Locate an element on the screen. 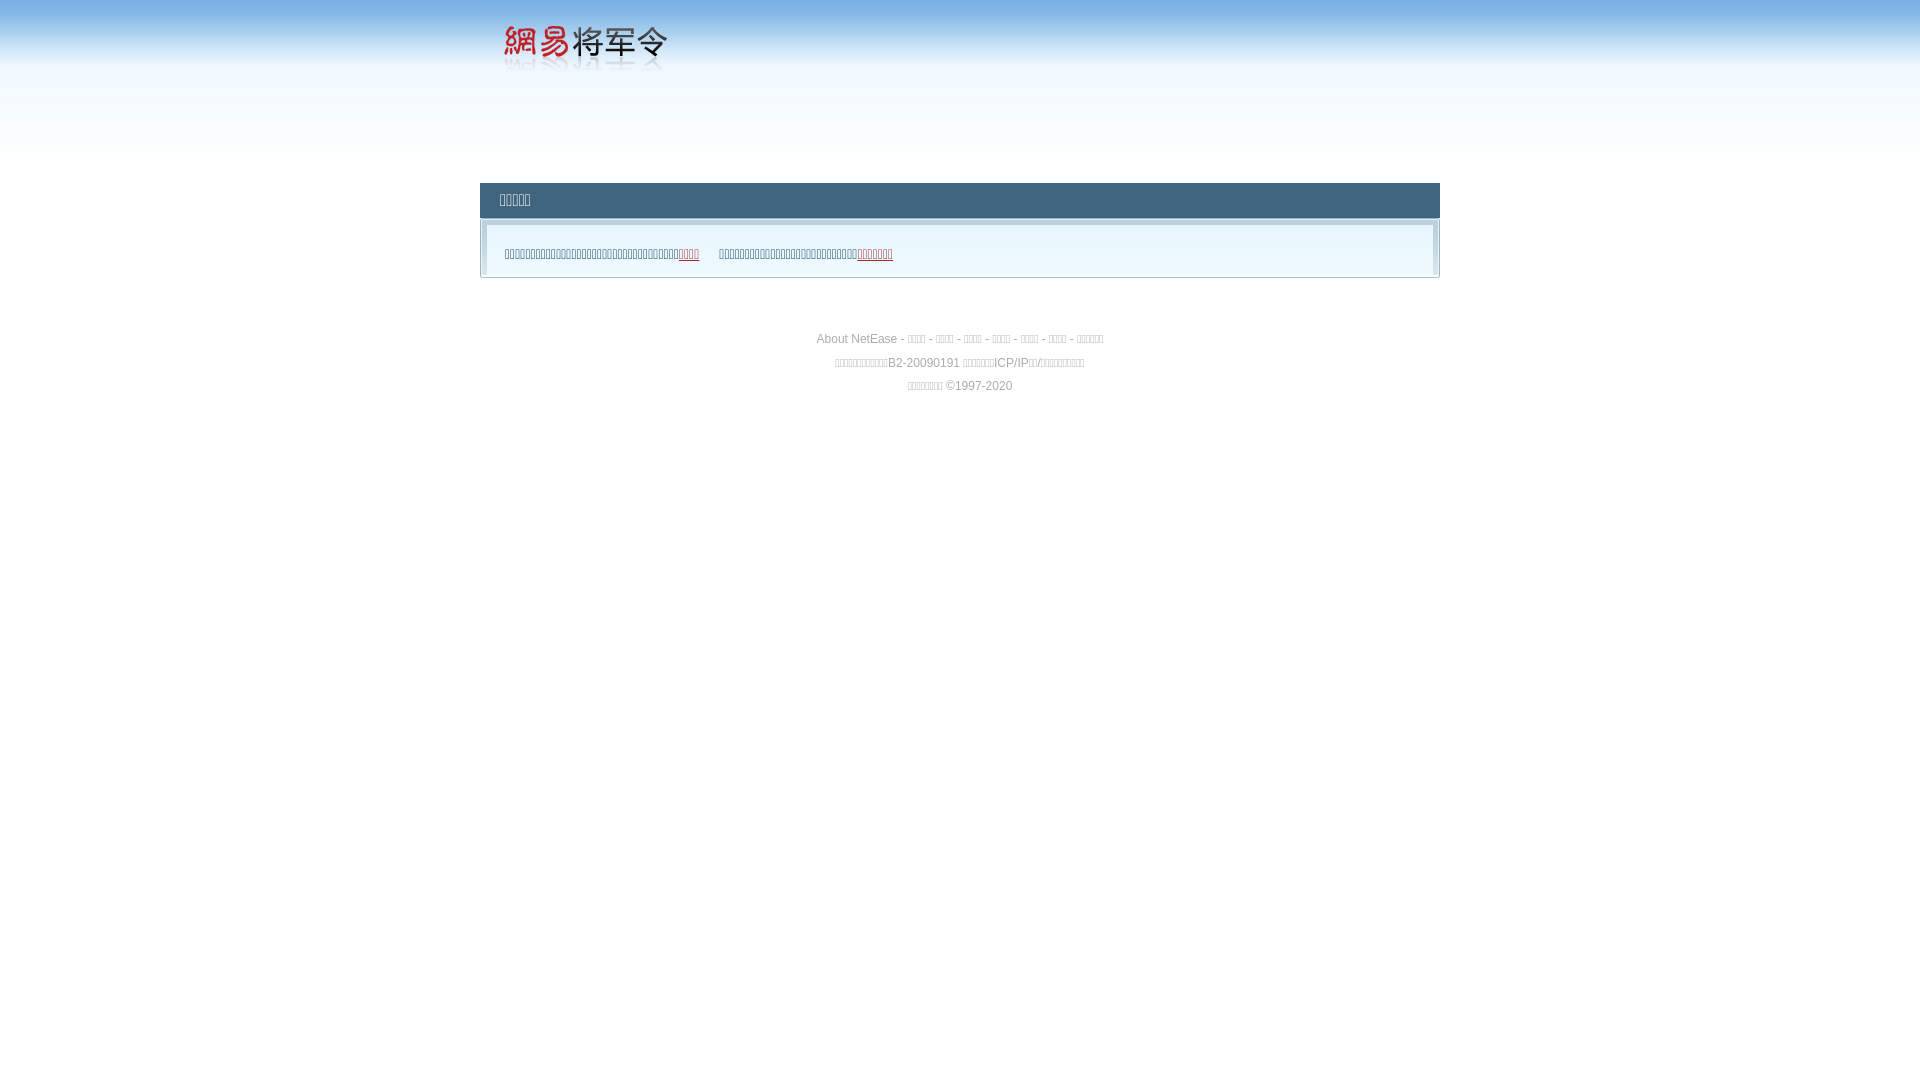  'About NetEase' is located at coordinates (816, 338).